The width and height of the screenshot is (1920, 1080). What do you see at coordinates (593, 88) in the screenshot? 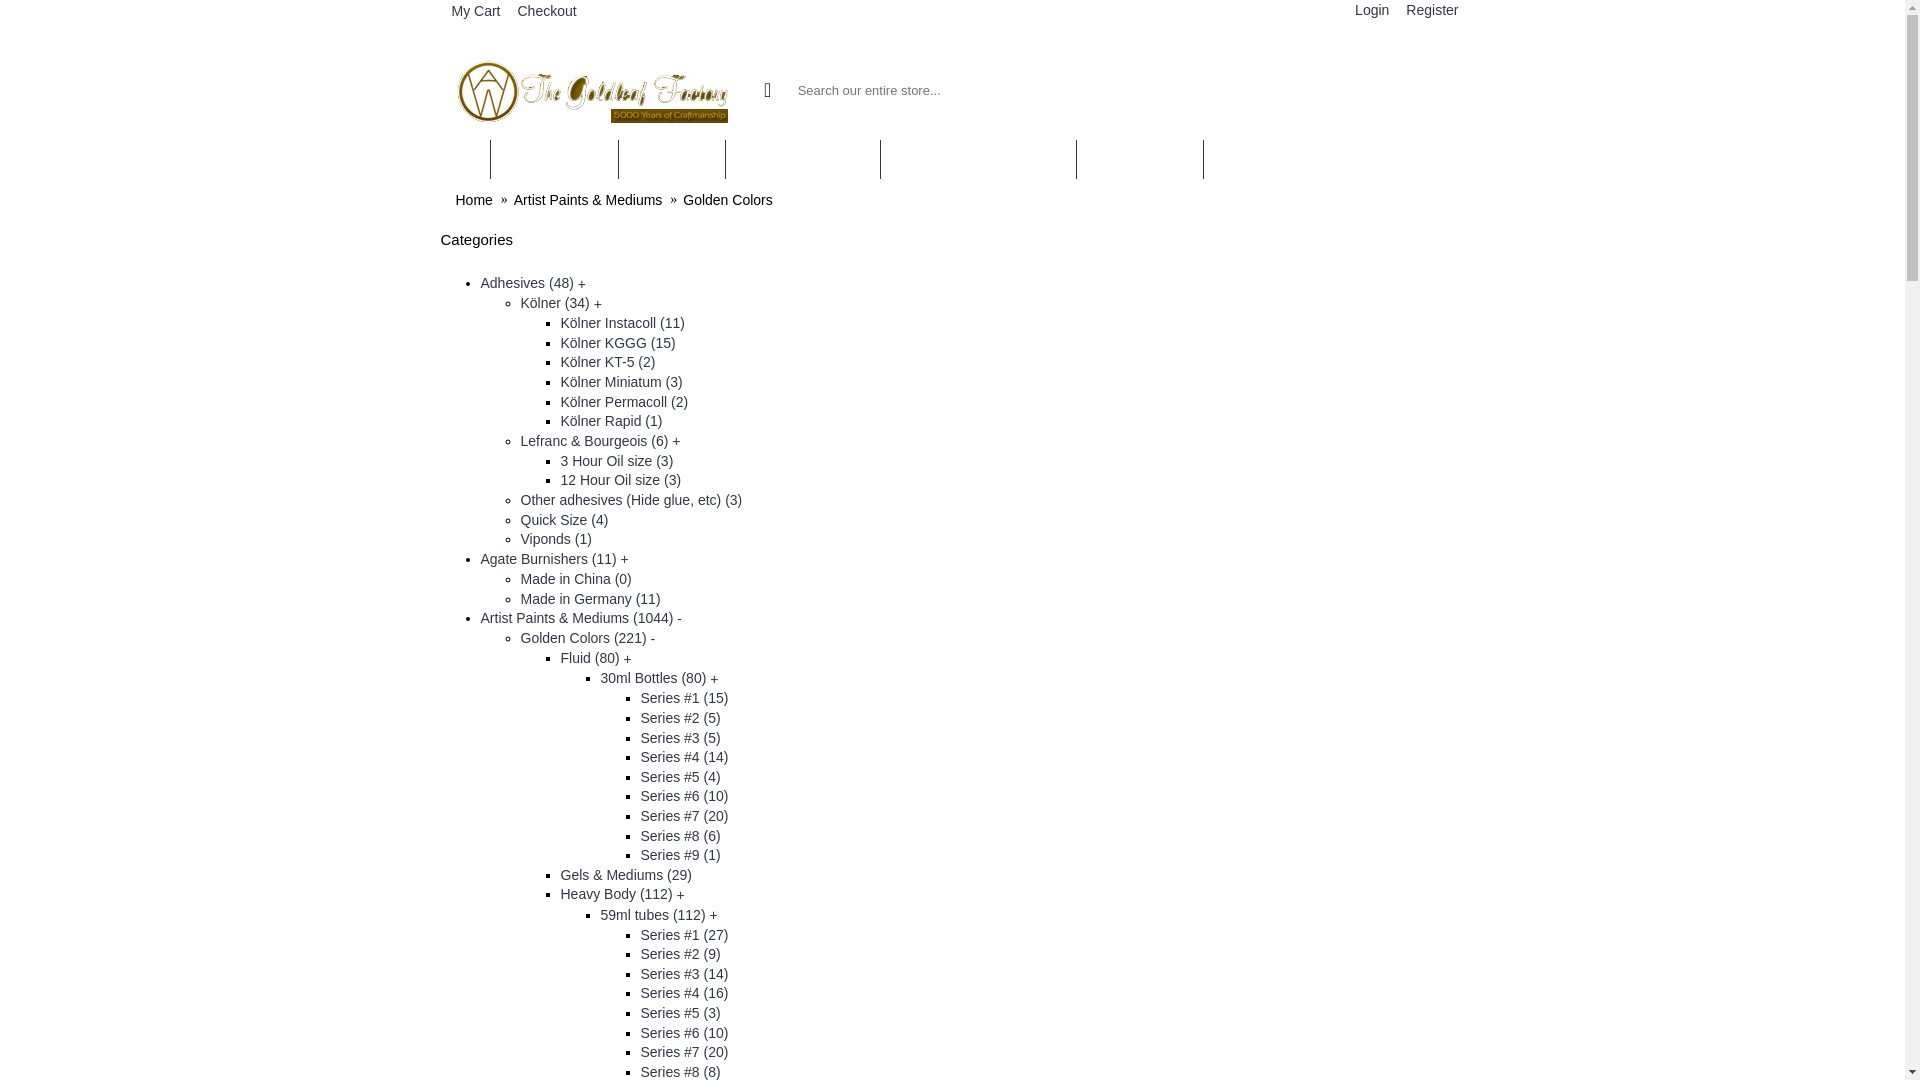
I see `'The Gold leaf Factory International'` at bounding box center [593, 88].